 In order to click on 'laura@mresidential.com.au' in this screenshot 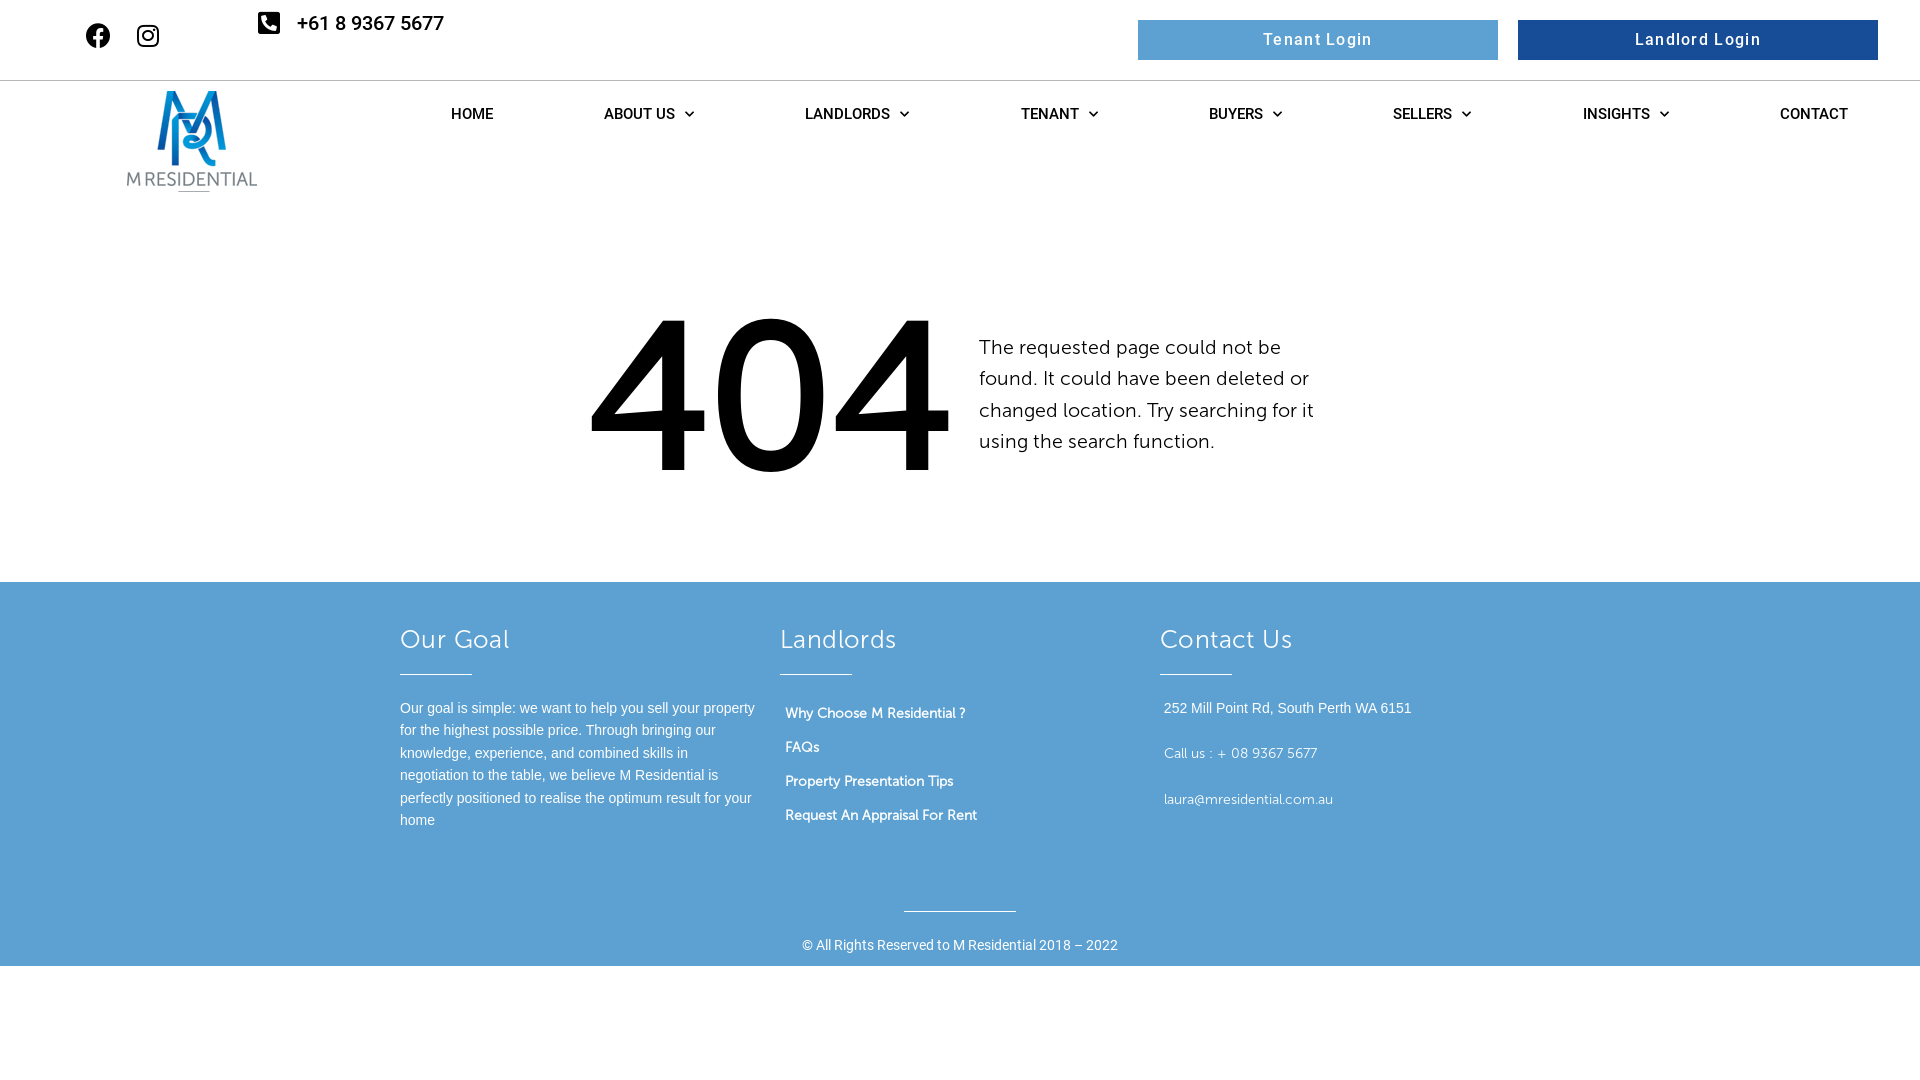, I will do `click(1163, 798)`.